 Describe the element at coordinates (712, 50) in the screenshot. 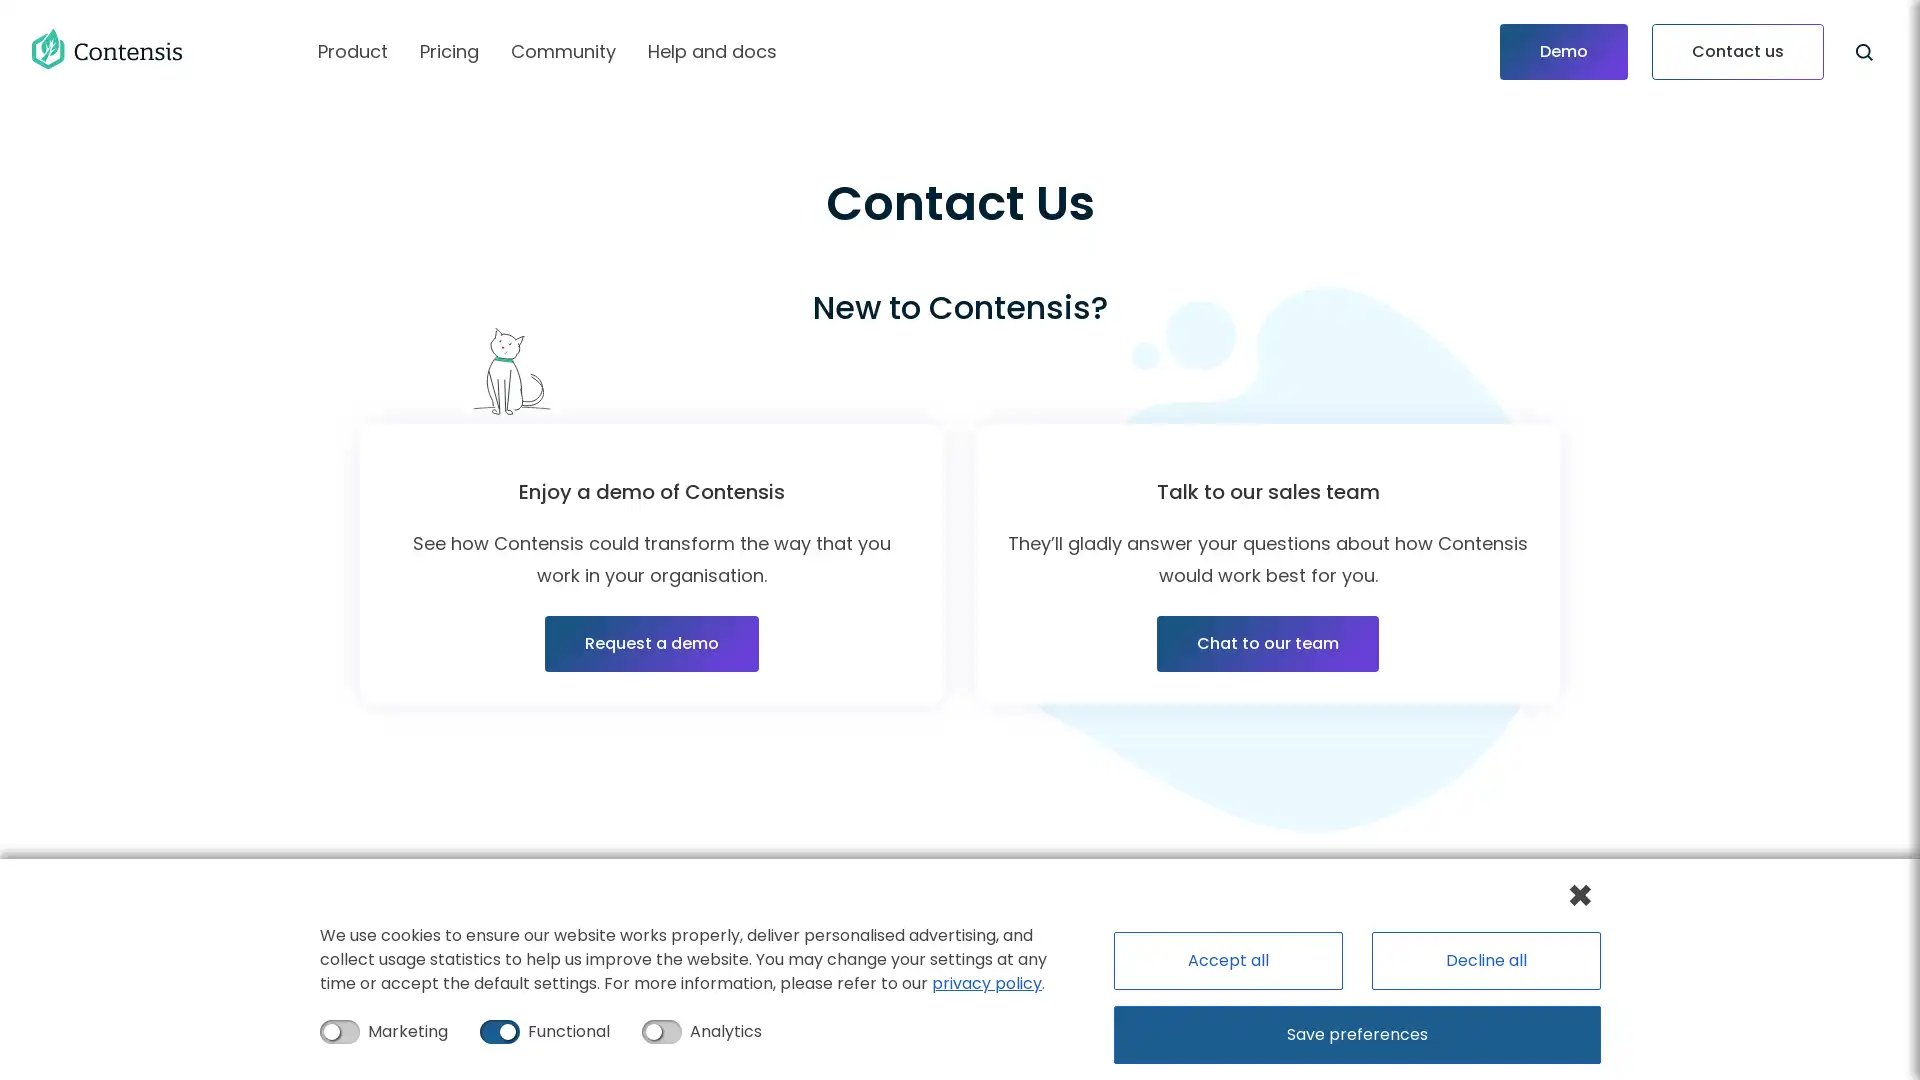

I see `Help and docs` at that location.